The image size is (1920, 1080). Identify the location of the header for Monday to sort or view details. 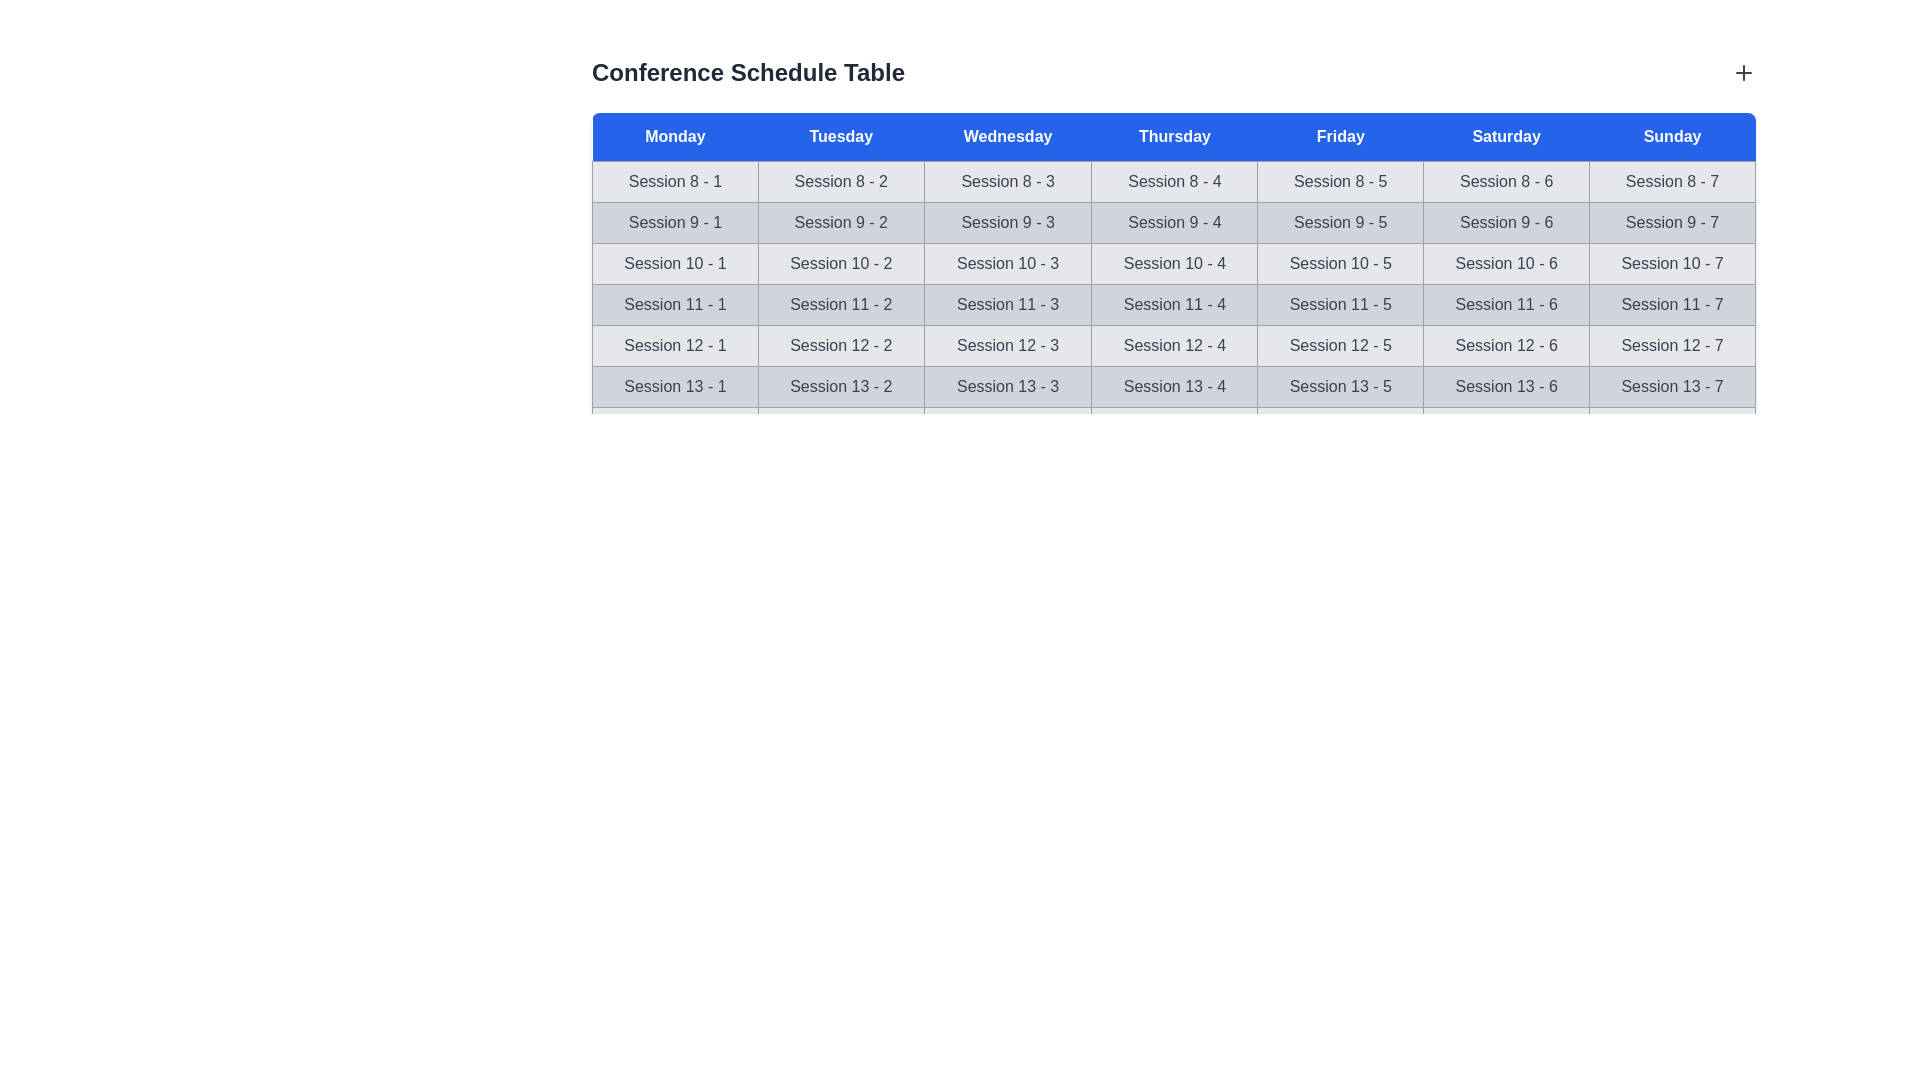
(675, 136).